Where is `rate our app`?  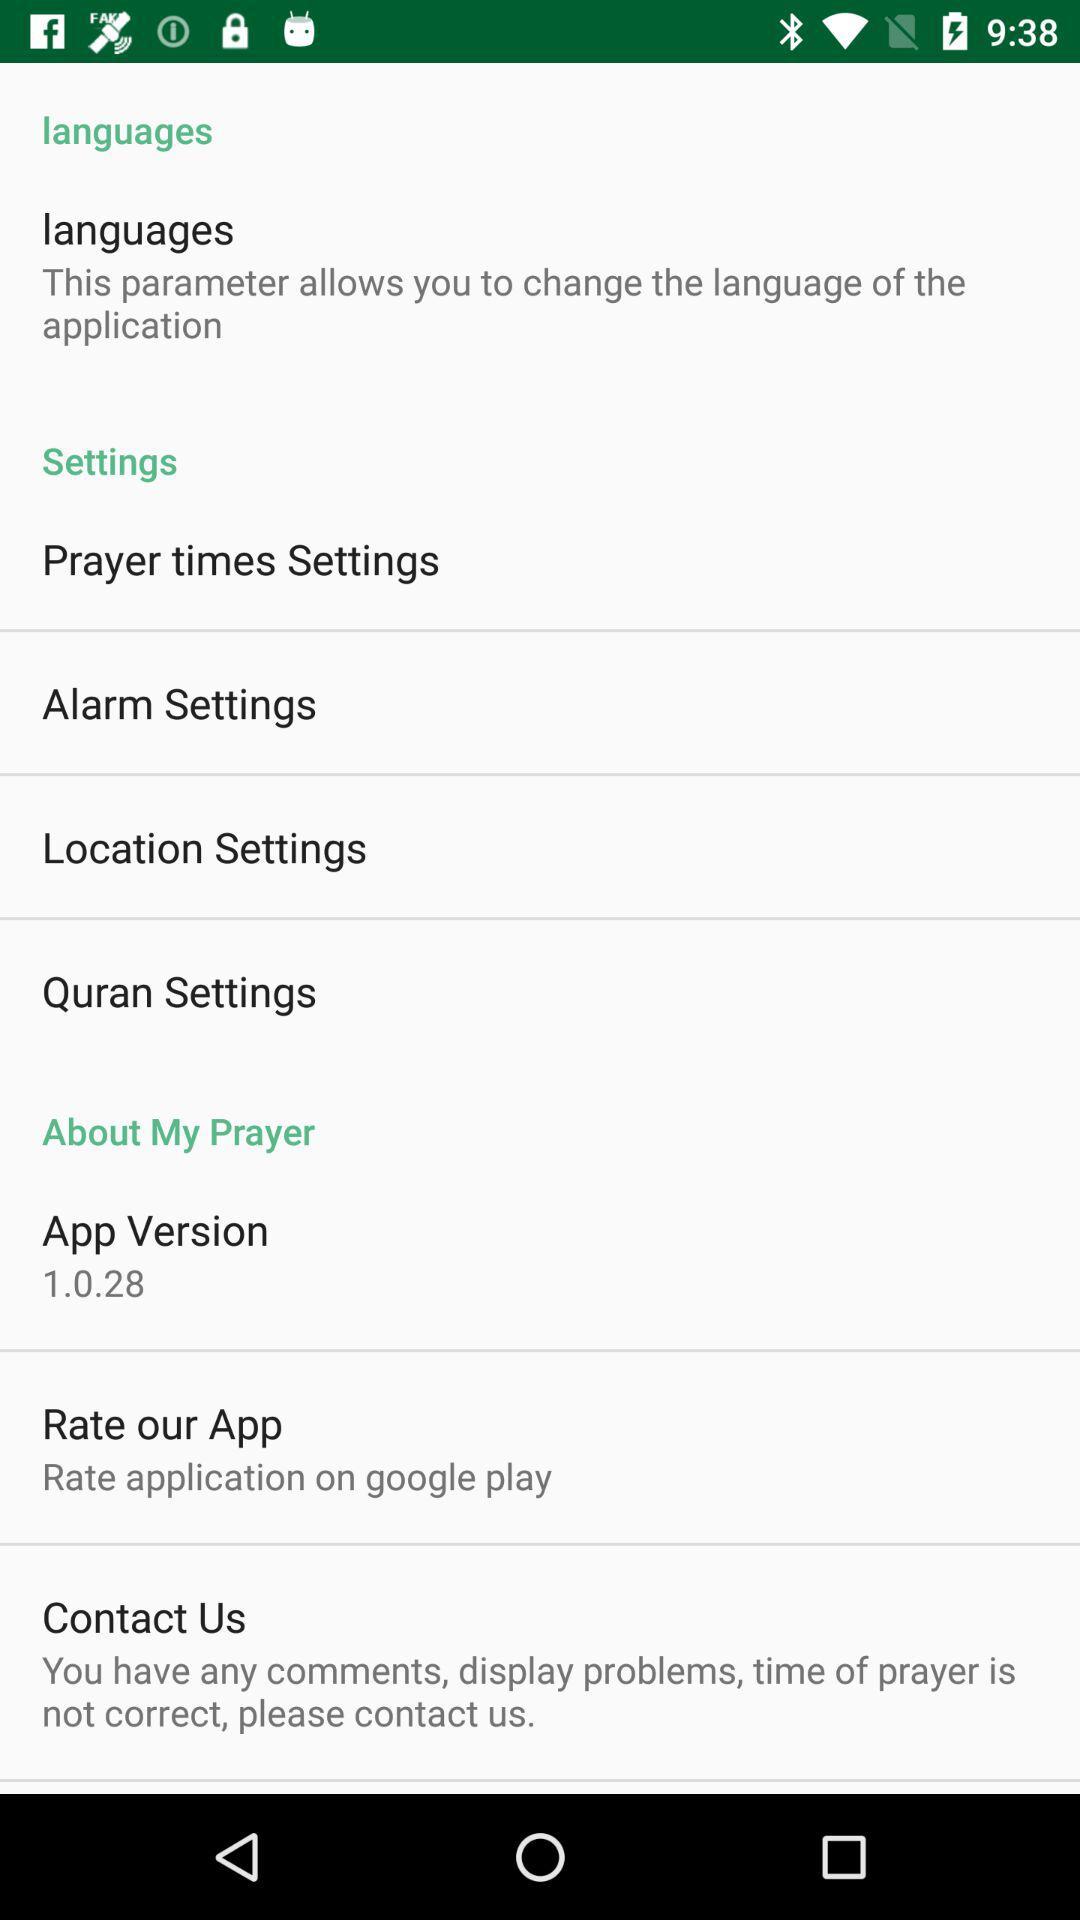 rate our app is located at coordinates (161, 1421).